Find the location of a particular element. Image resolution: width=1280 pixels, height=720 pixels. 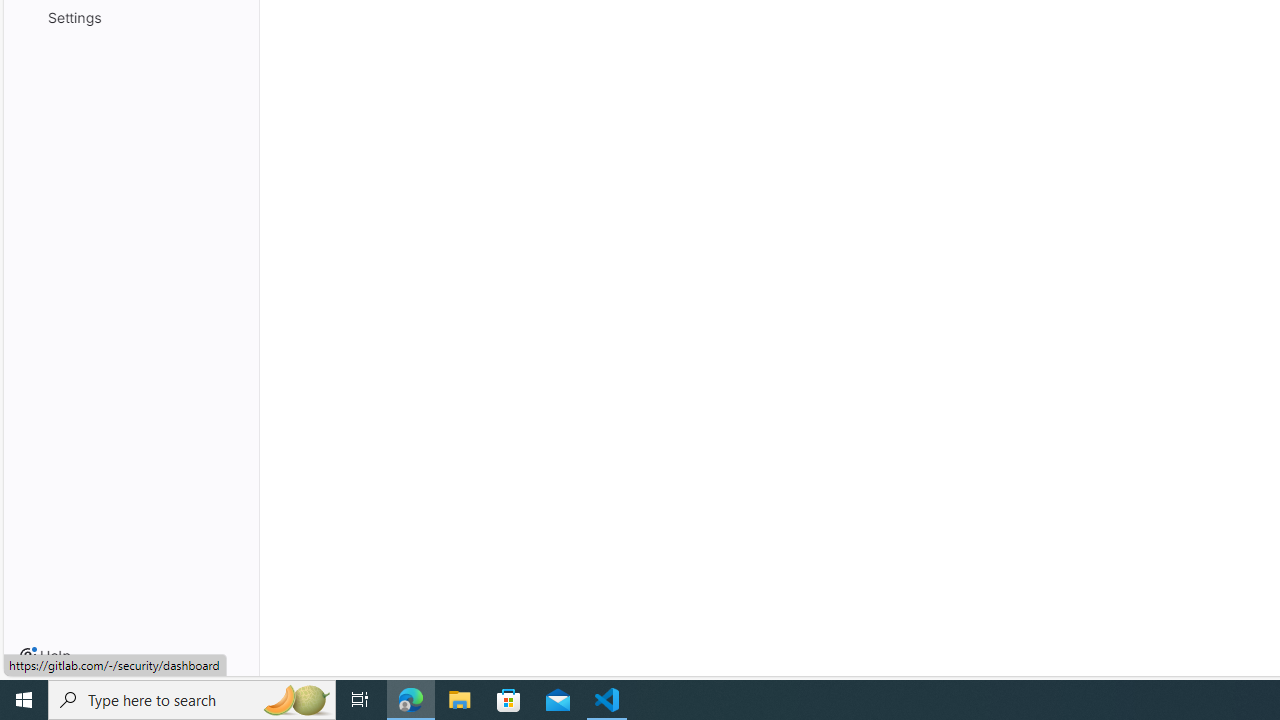

'Settings' is located at coordinates (130, 17).